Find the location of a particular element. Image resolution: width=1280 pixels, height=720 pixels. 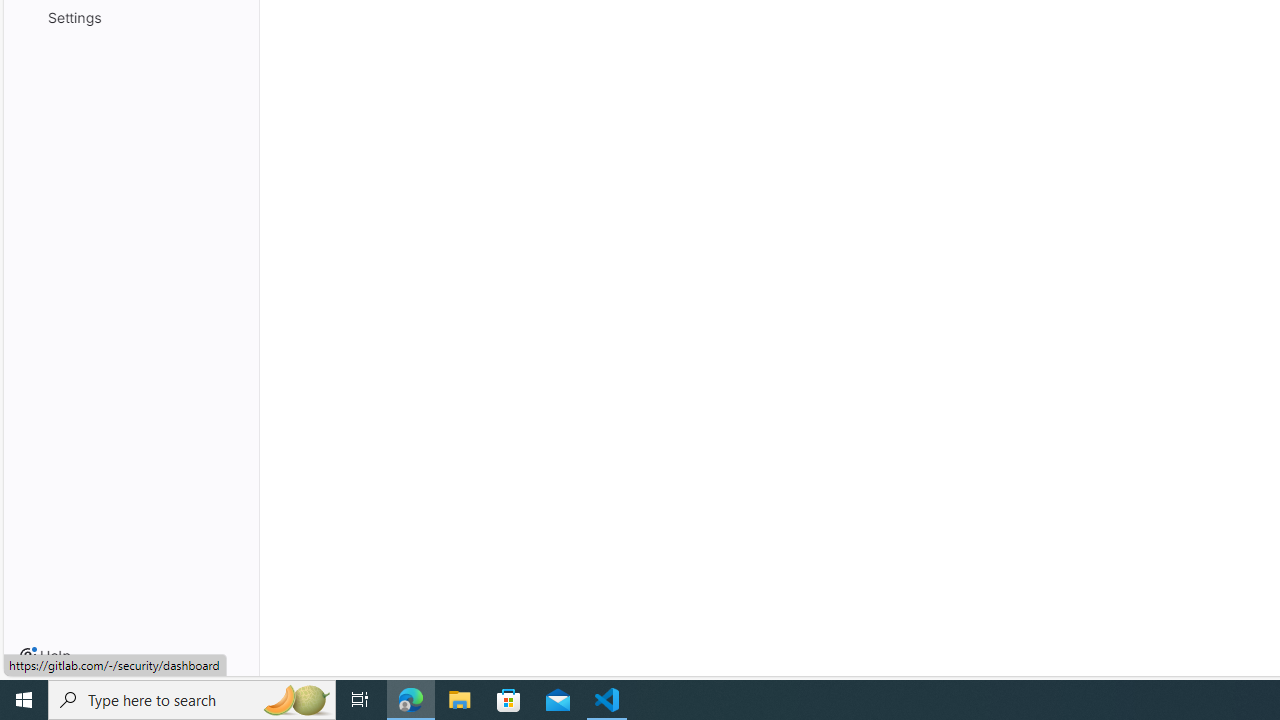

'Settings' is located at coordinates (130, 17).